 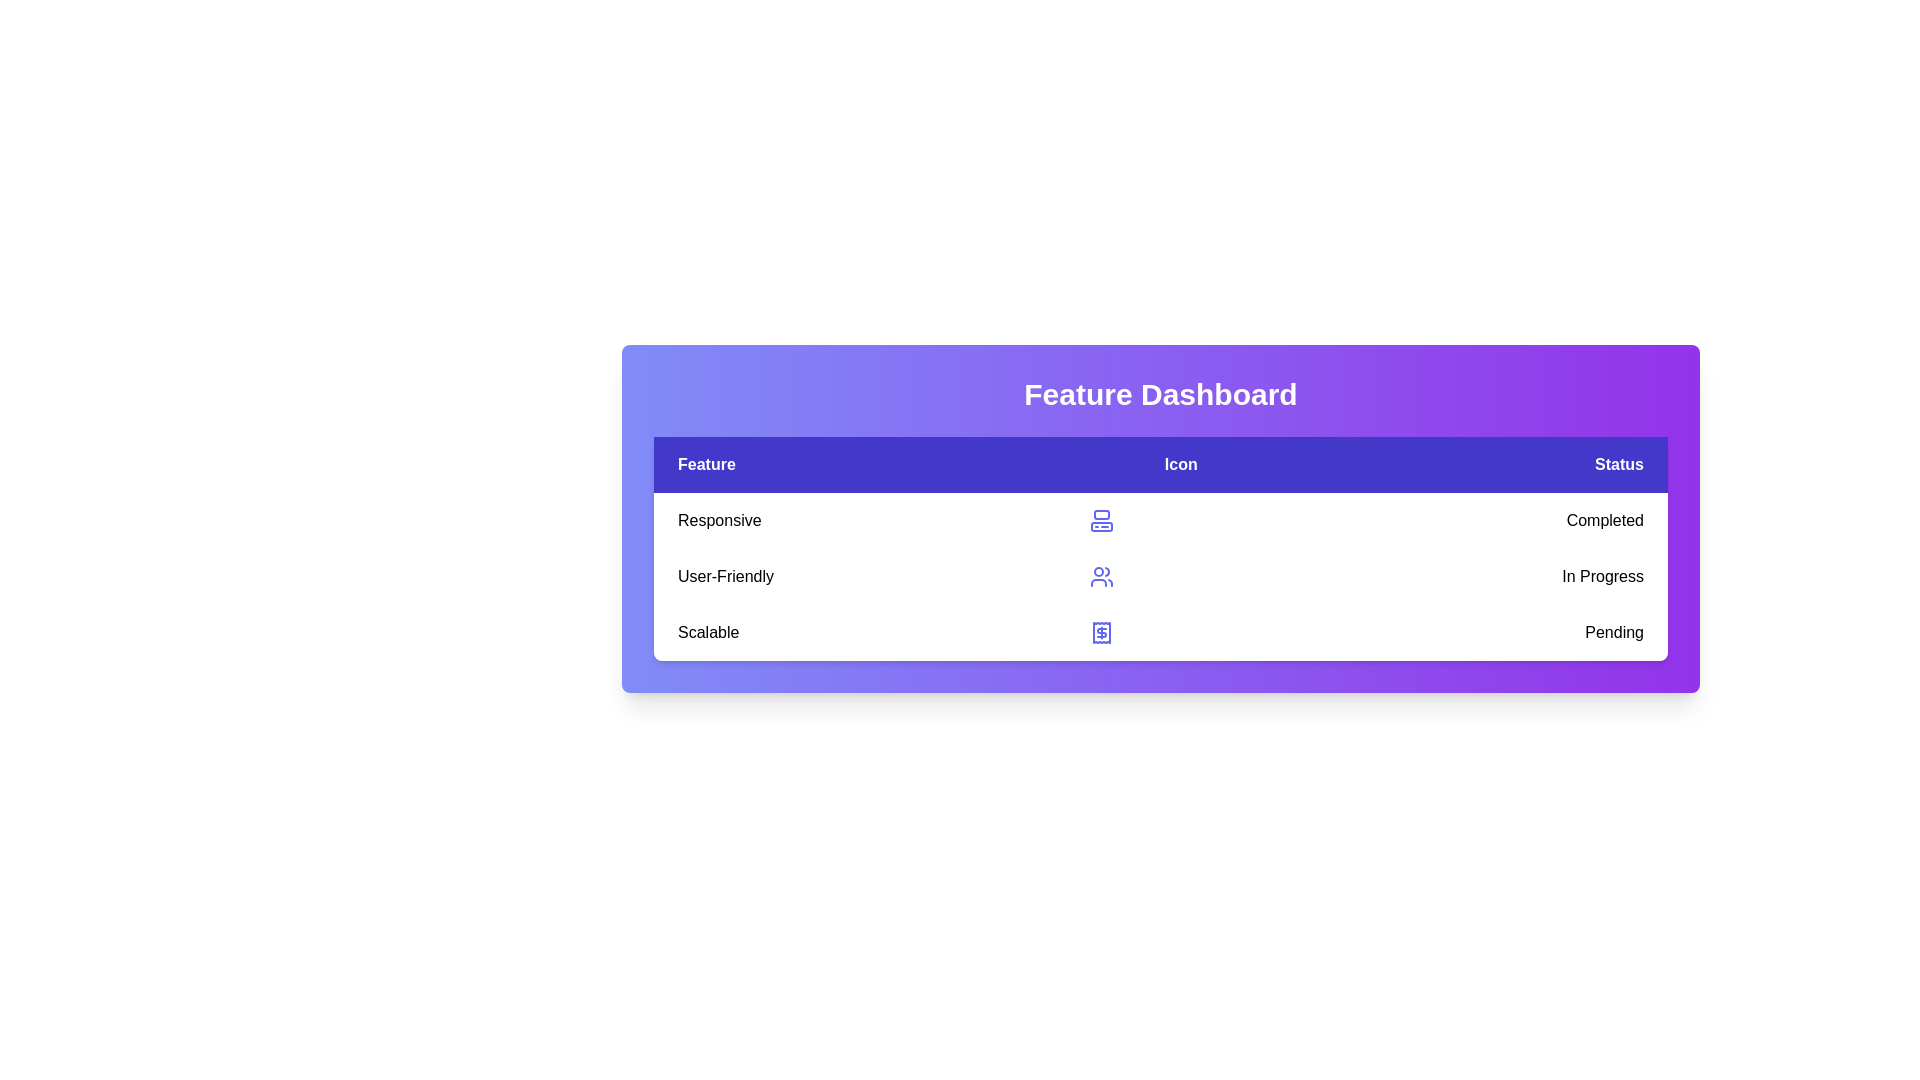 What do you see at coordinates (1100, 632) in the screenshot?
I see `the indigo-colored receipt icon with a zigzag edge pattern located in the 'Icon' column of the 'Scalable' row in the table` at bounding box center [1100, 632].